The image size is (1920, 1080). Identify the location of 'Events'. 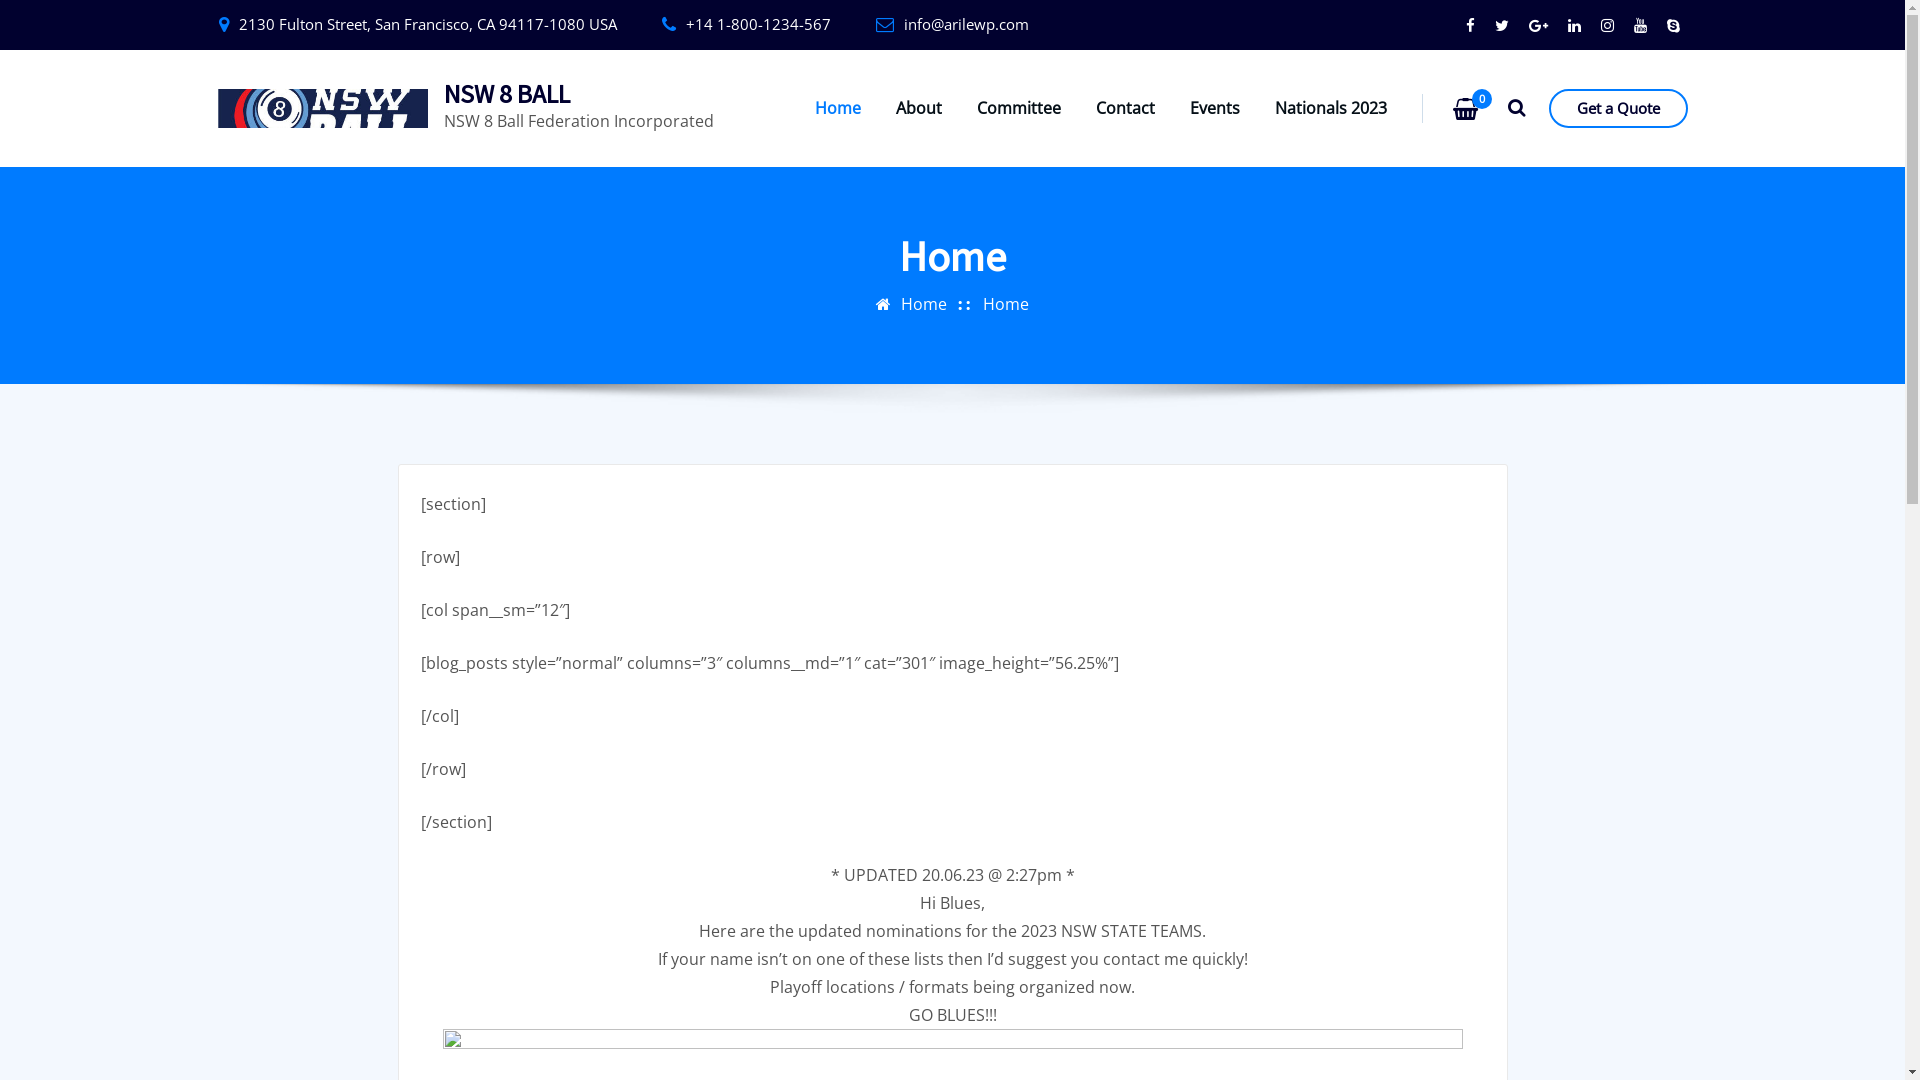
(1213, 108).